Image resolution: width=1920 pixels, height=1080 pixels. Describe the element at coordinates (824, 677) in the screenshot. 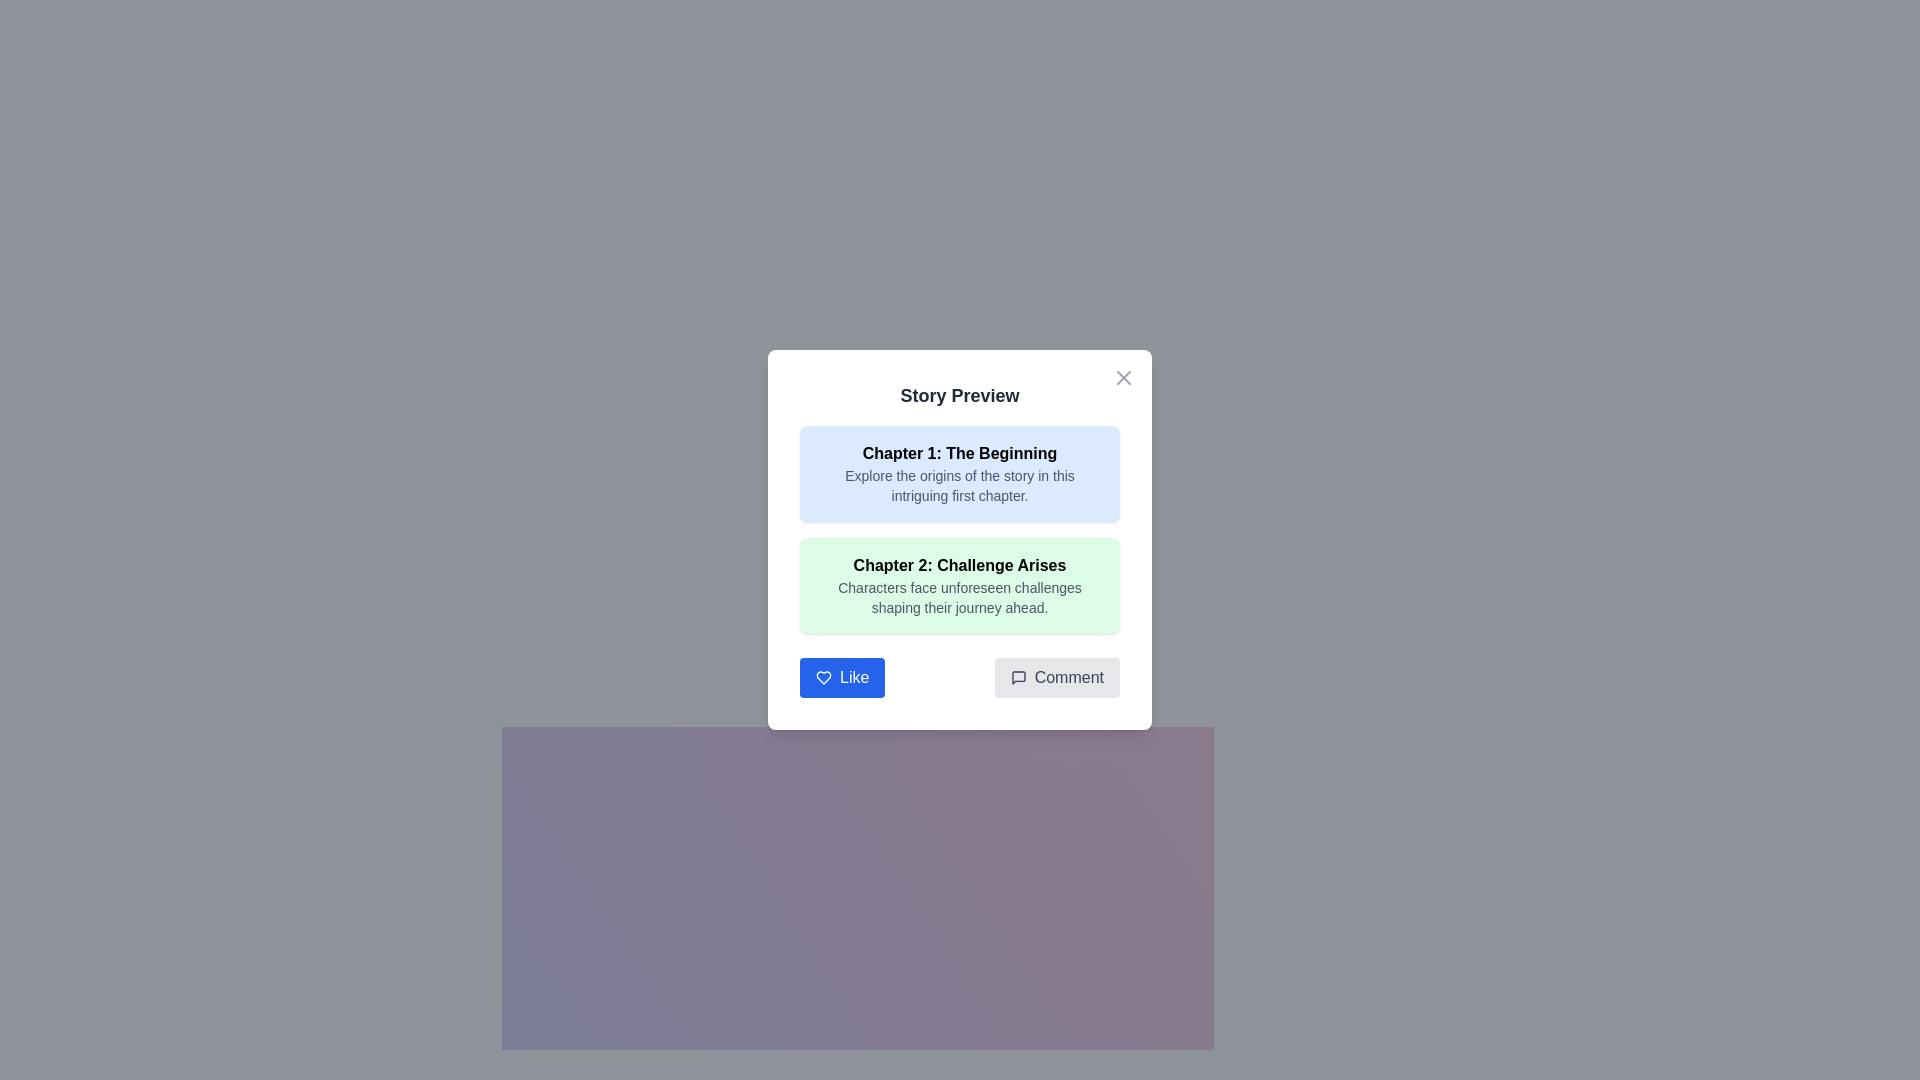

I see `the 'Like' icon located at the bottom-left corner of the 'Story Preview' dialog, which is within the button labeled 'Like.'` at that location.